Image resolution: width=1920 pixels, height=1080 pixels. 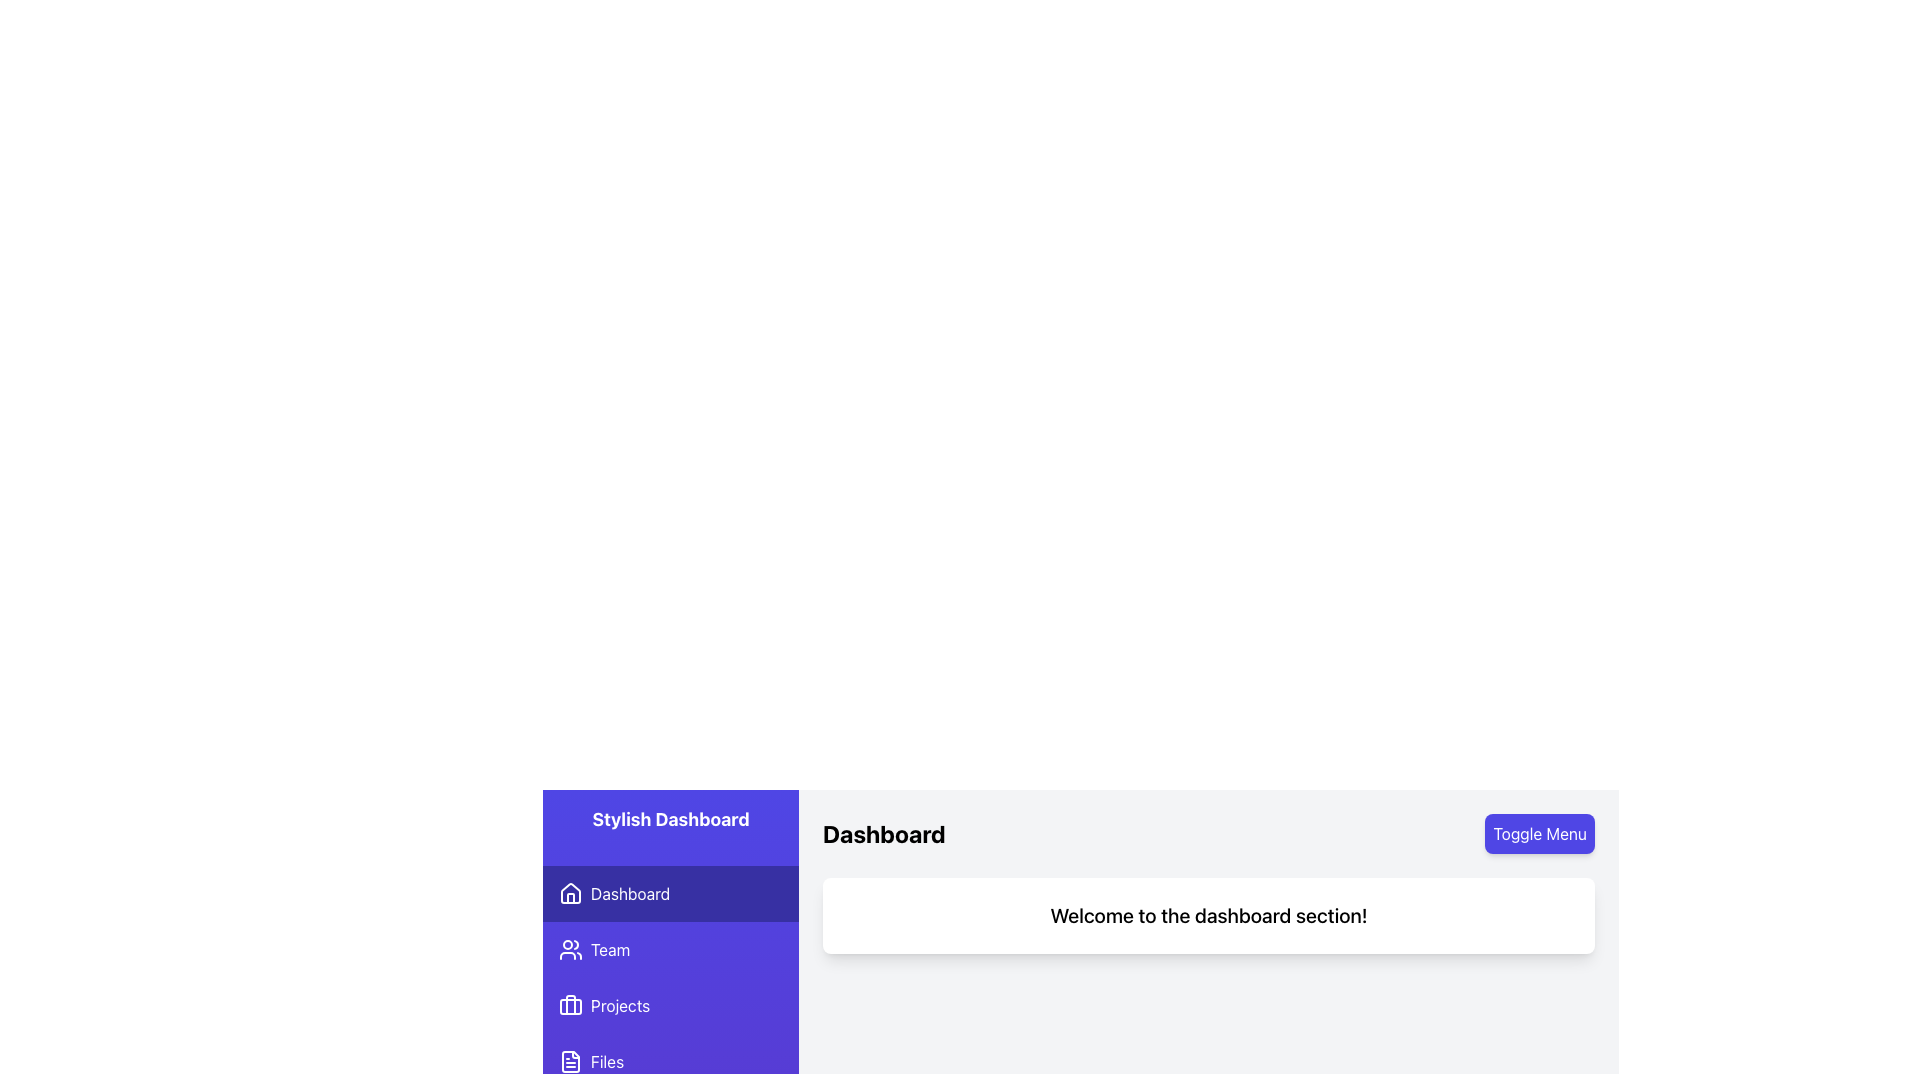 What do you see at coordinates (619, 1006) in the screenshot?
I see `the text label displaying 'Projects' in white font on a purple background in the vertical navigation menu` at bounding box center [619, 1006].